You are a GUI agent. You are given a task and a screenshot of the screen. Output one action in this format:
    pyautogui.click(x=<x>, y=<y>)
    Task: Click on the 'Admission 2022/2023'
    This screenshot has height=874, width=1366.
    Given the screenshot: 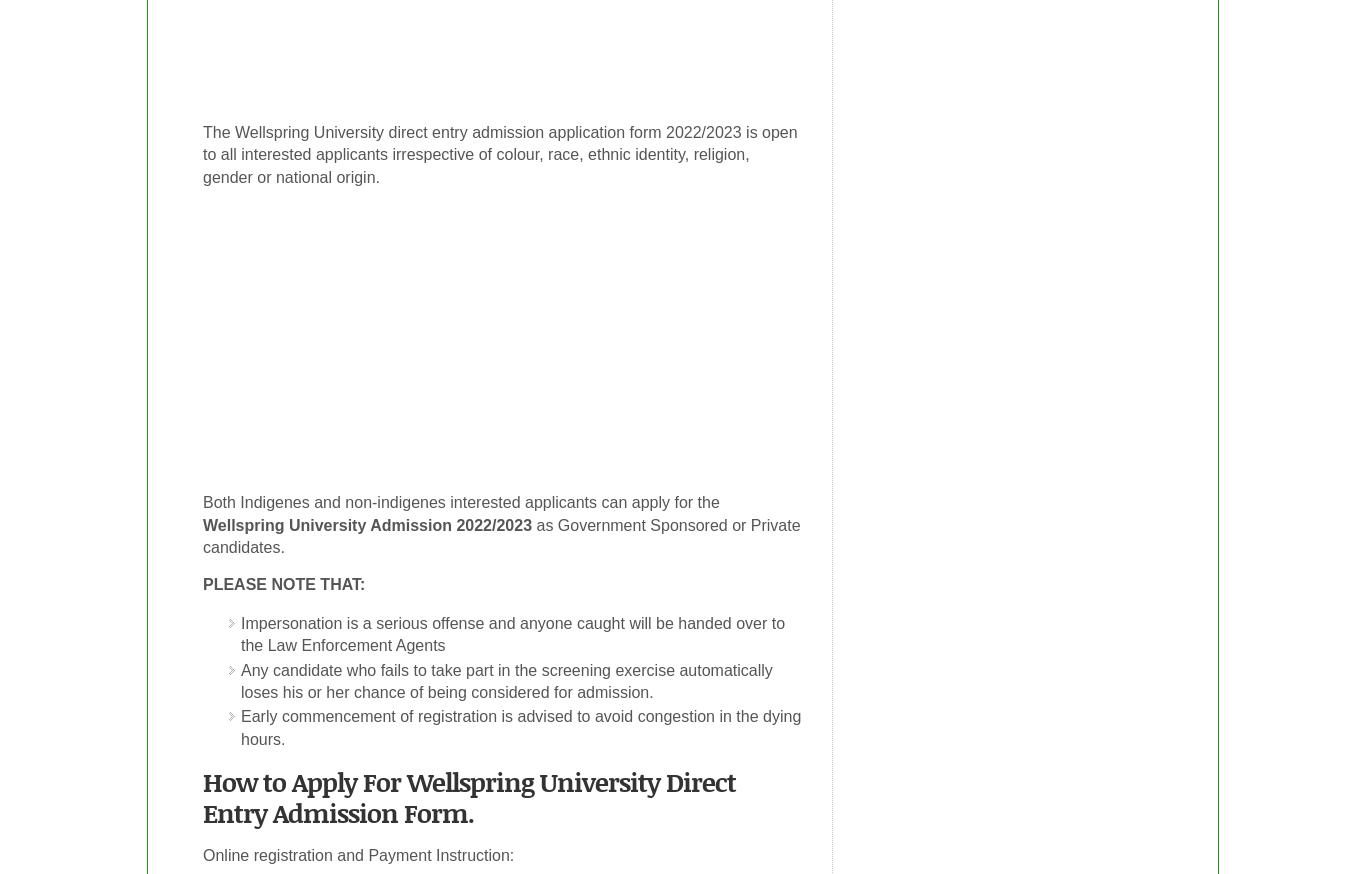 What is the action you would take?
    pyautogui.click(x=448, y=524)
    